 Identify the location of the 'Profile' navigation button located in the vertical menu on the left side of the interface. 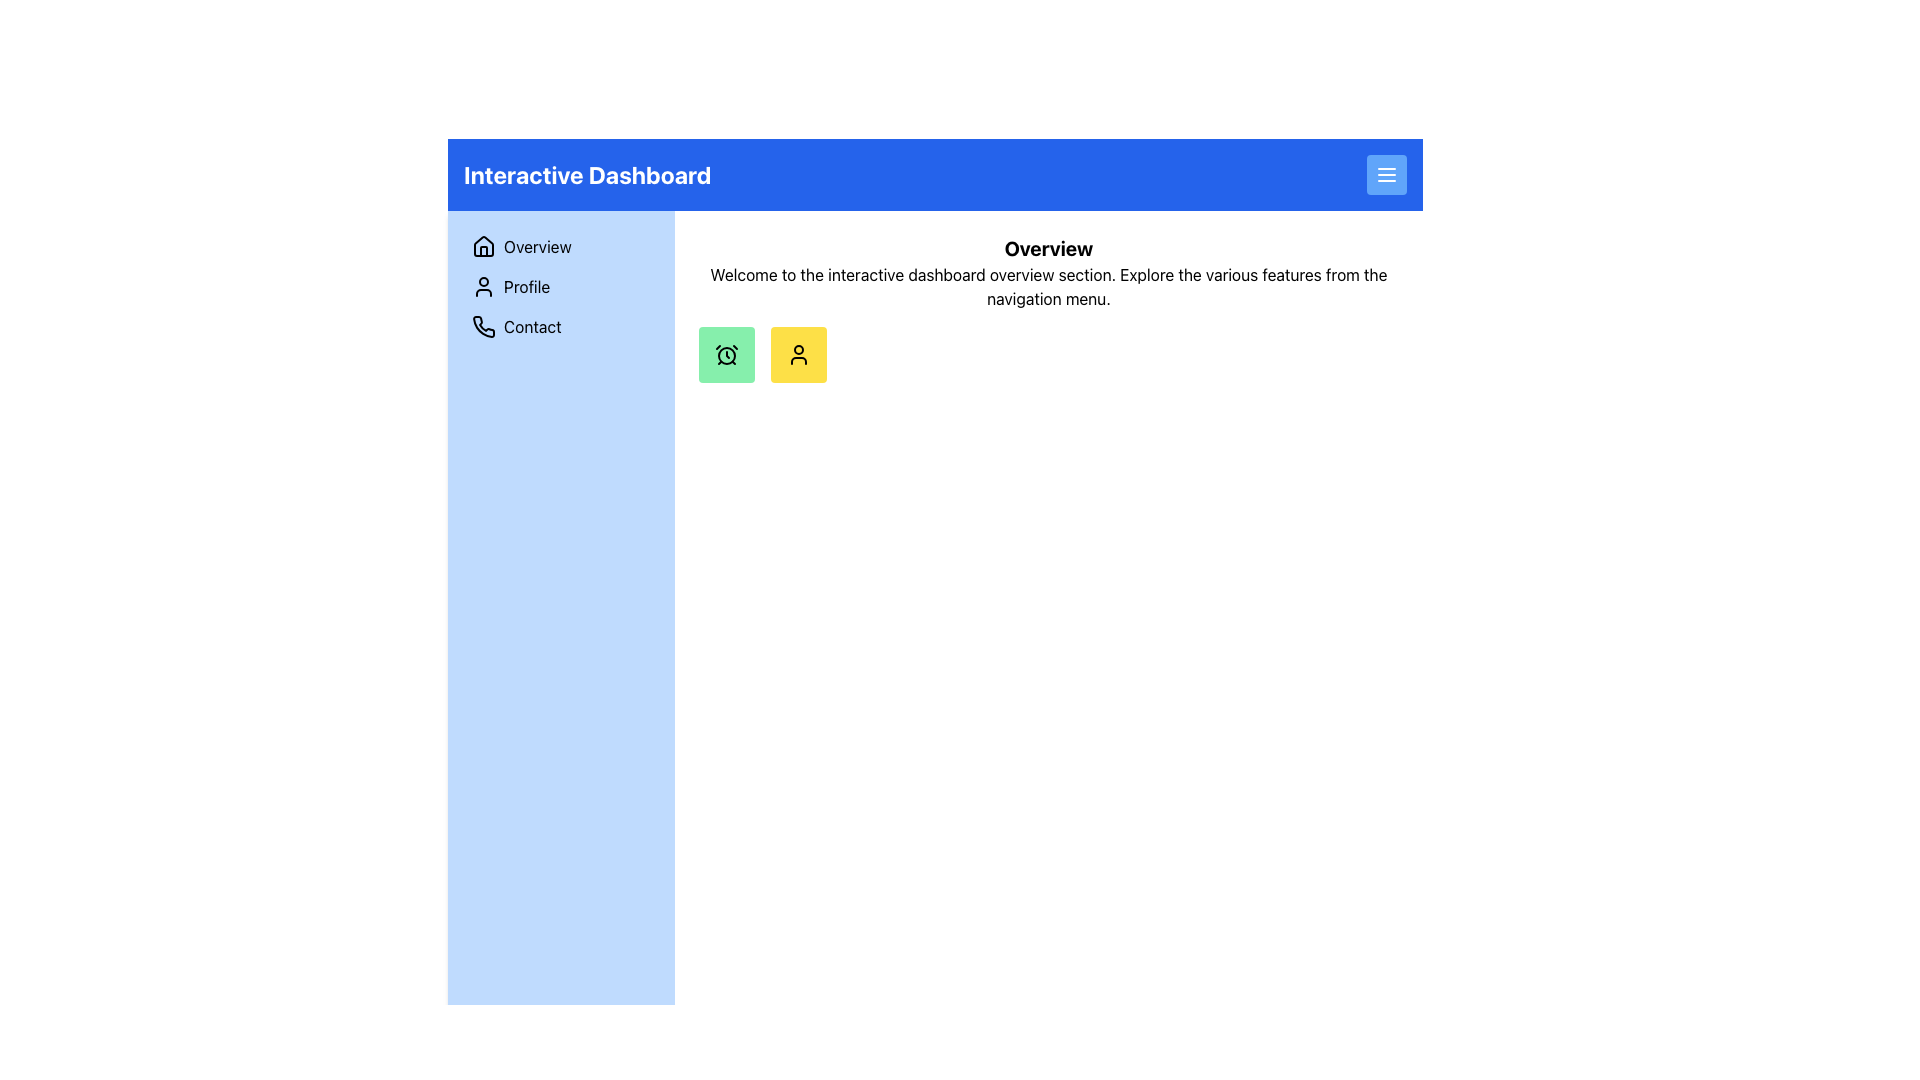
(560, 286).